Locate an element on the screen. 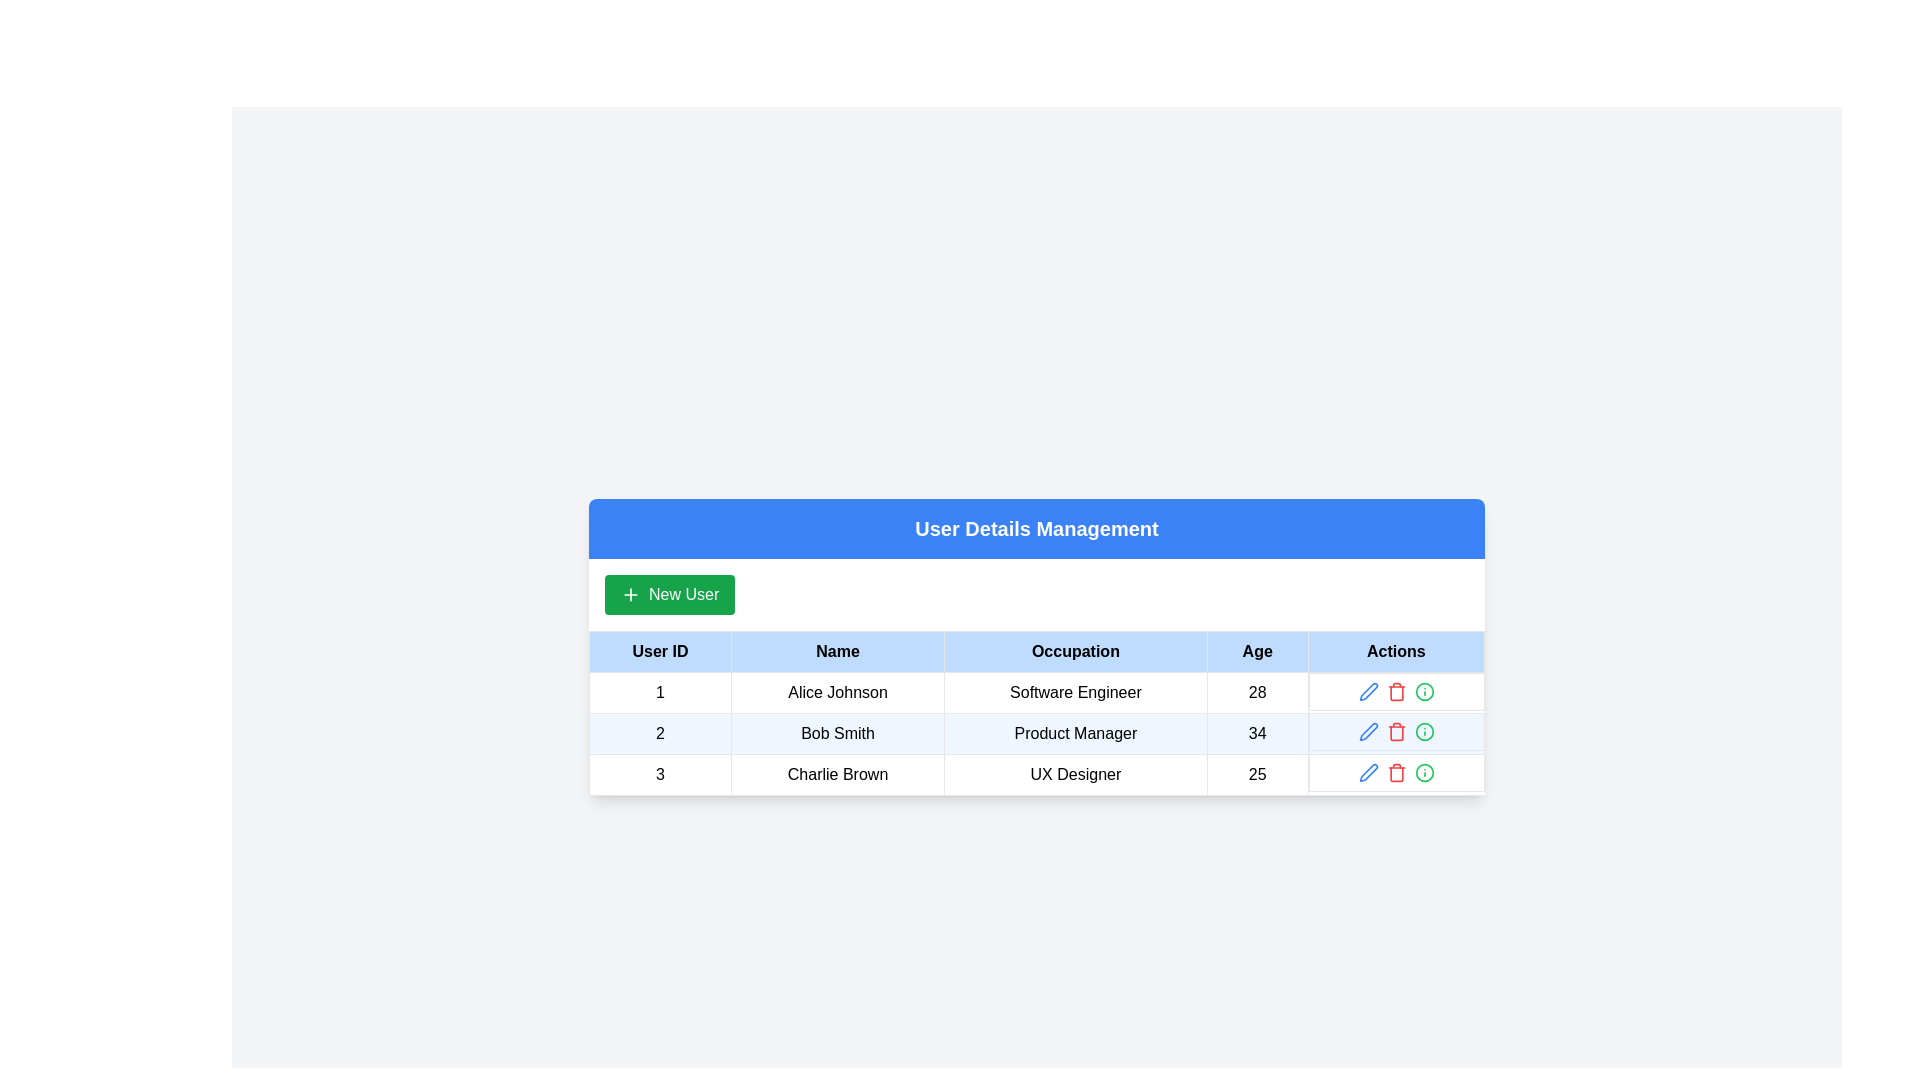  the central circular element of the green-outlined tooltip icon, which is the third button in the 'Actions' column for the 'Product Manager' row is located at coordinates (1423, 732).